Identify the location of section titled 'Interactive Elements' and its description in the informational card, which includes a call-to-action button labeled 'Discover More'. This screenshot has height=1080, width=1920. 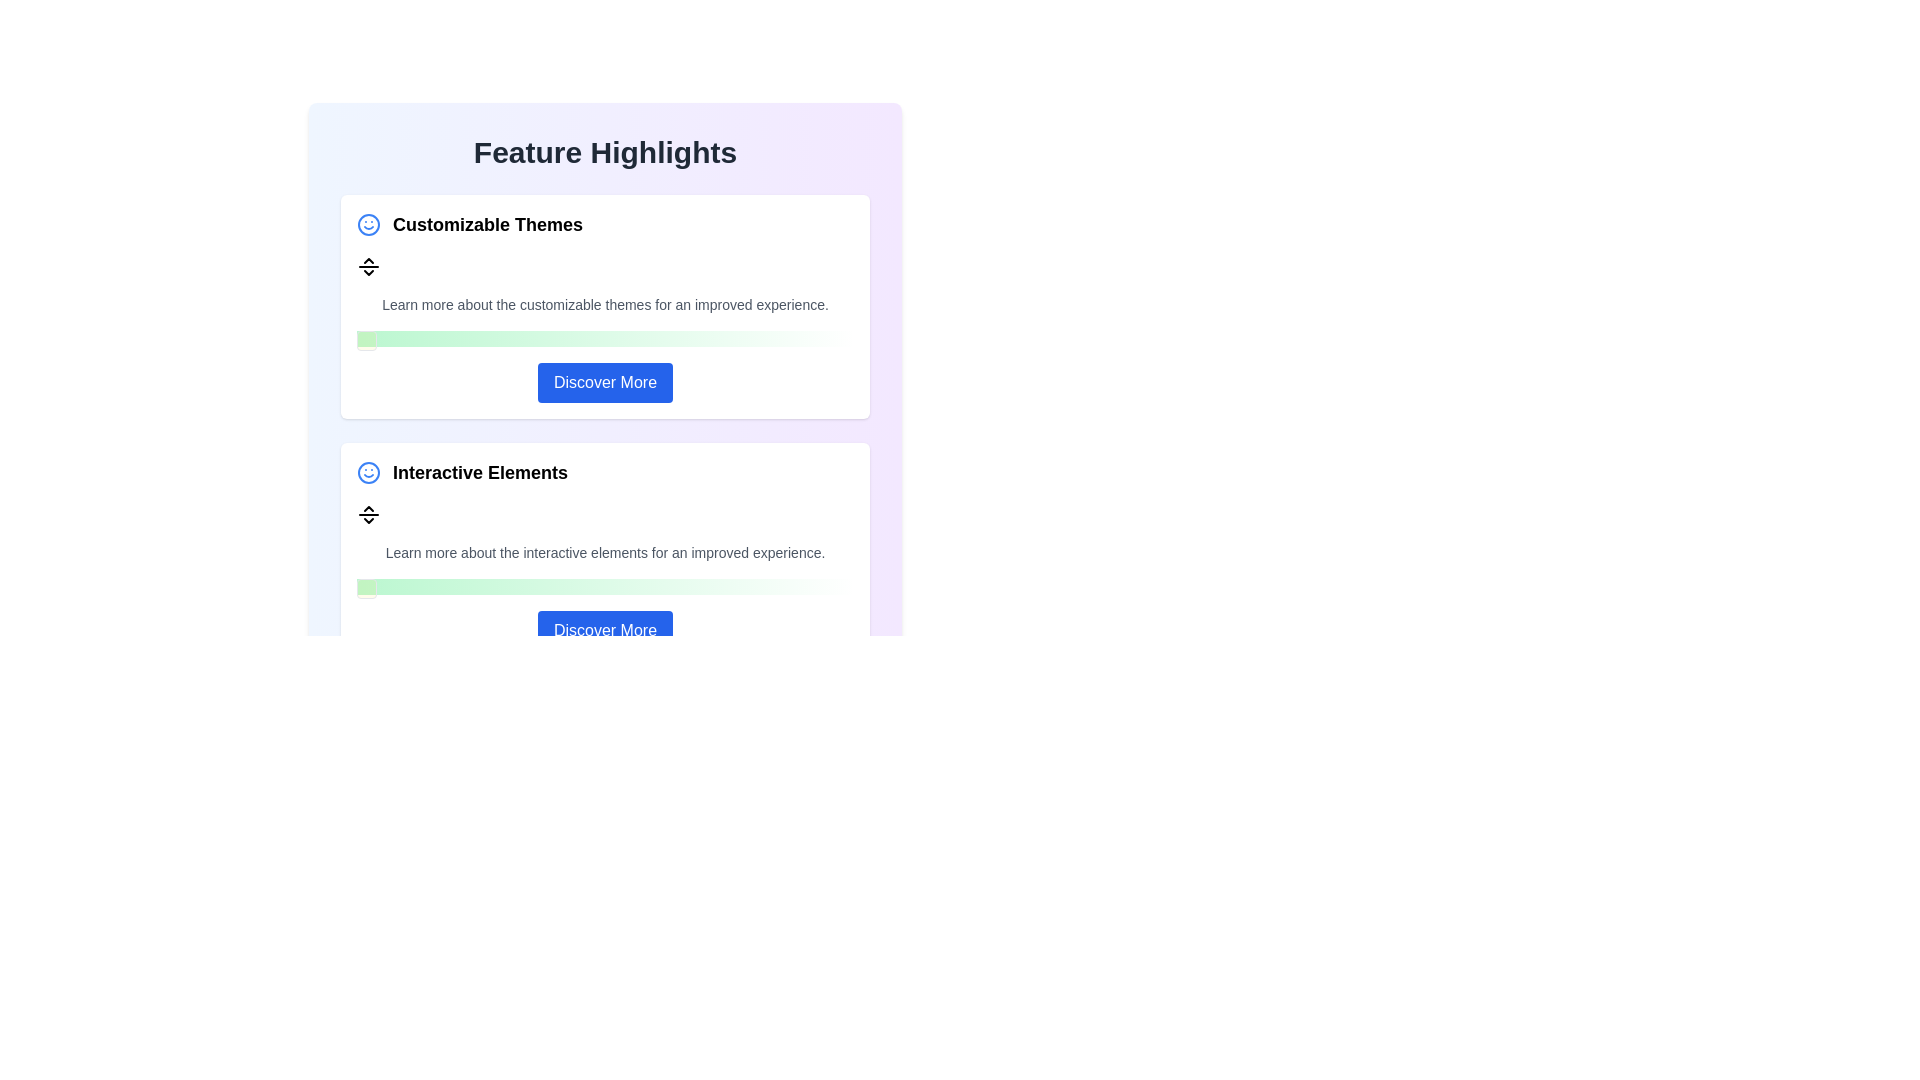
(604, 555).